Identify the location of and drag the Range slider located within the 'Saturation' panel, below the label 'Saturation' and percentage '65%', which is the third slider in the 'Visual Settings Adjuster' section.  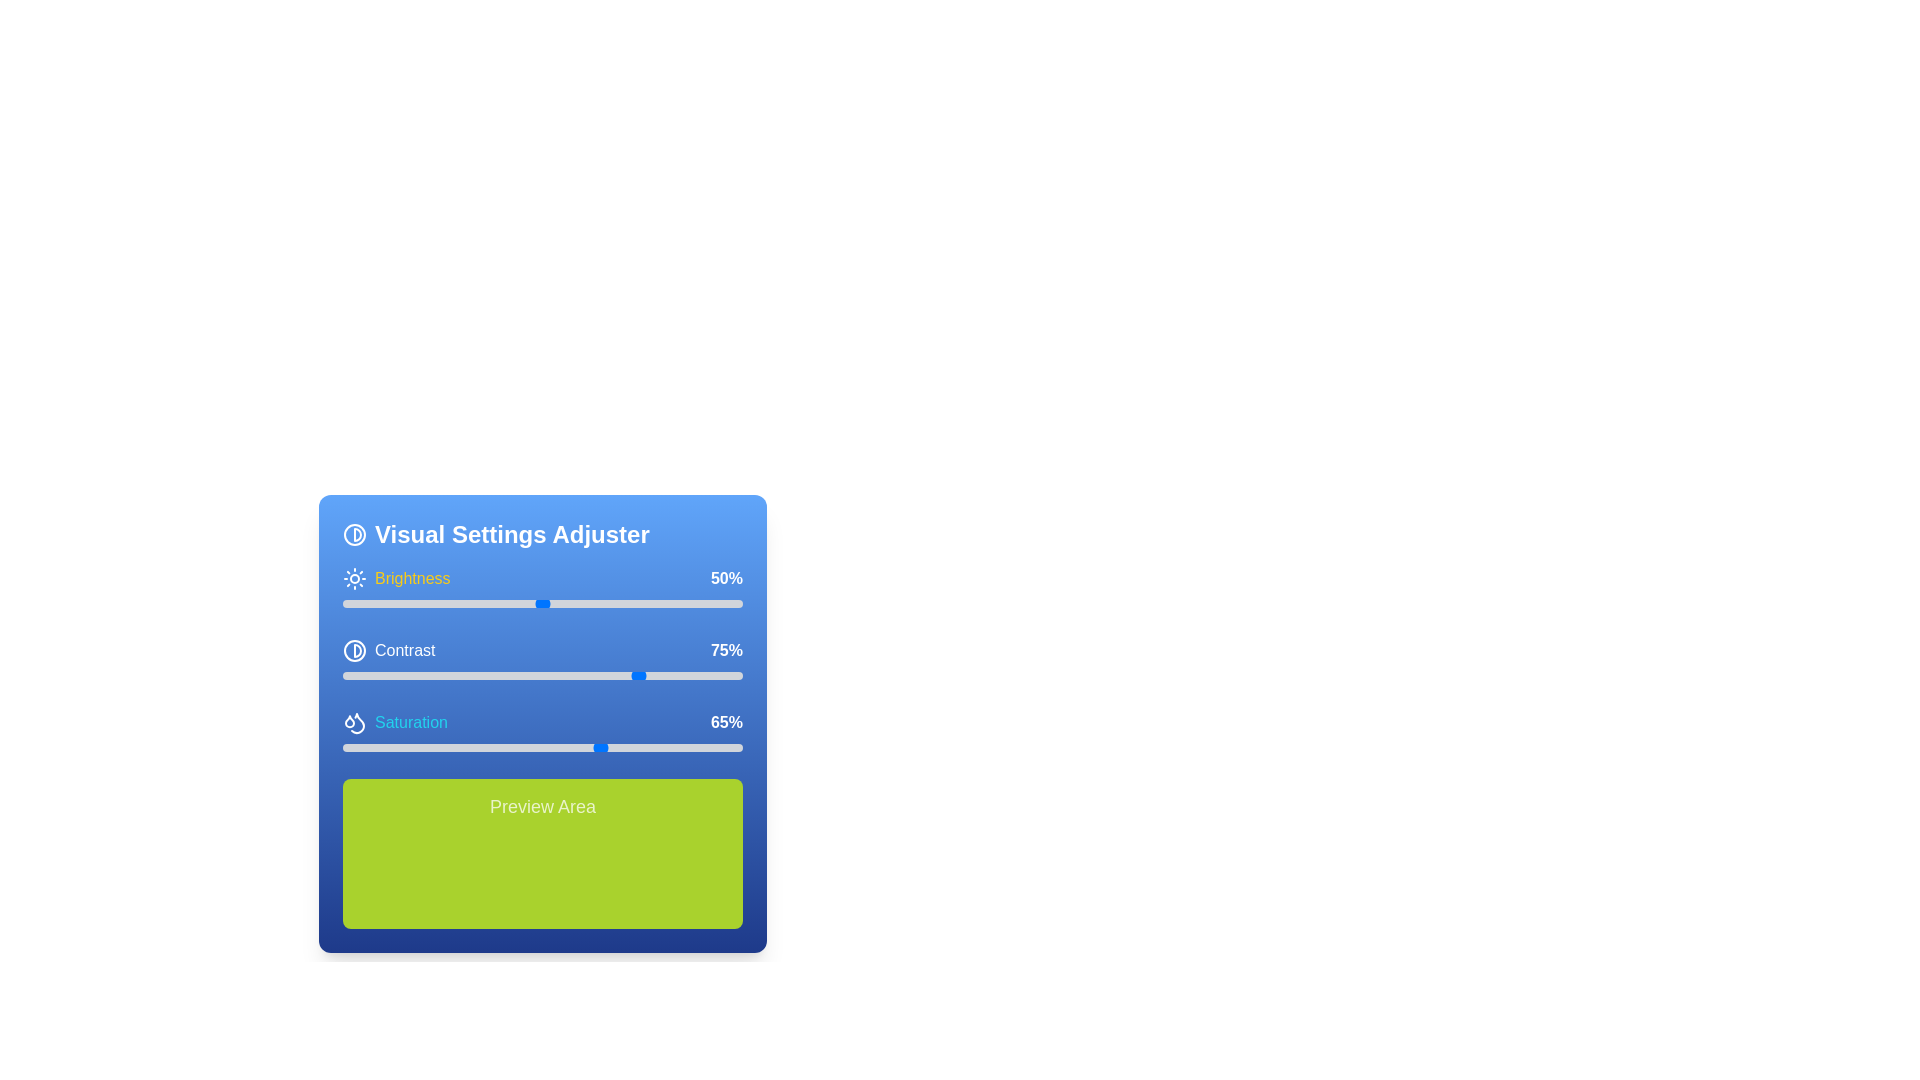
(542, 748).